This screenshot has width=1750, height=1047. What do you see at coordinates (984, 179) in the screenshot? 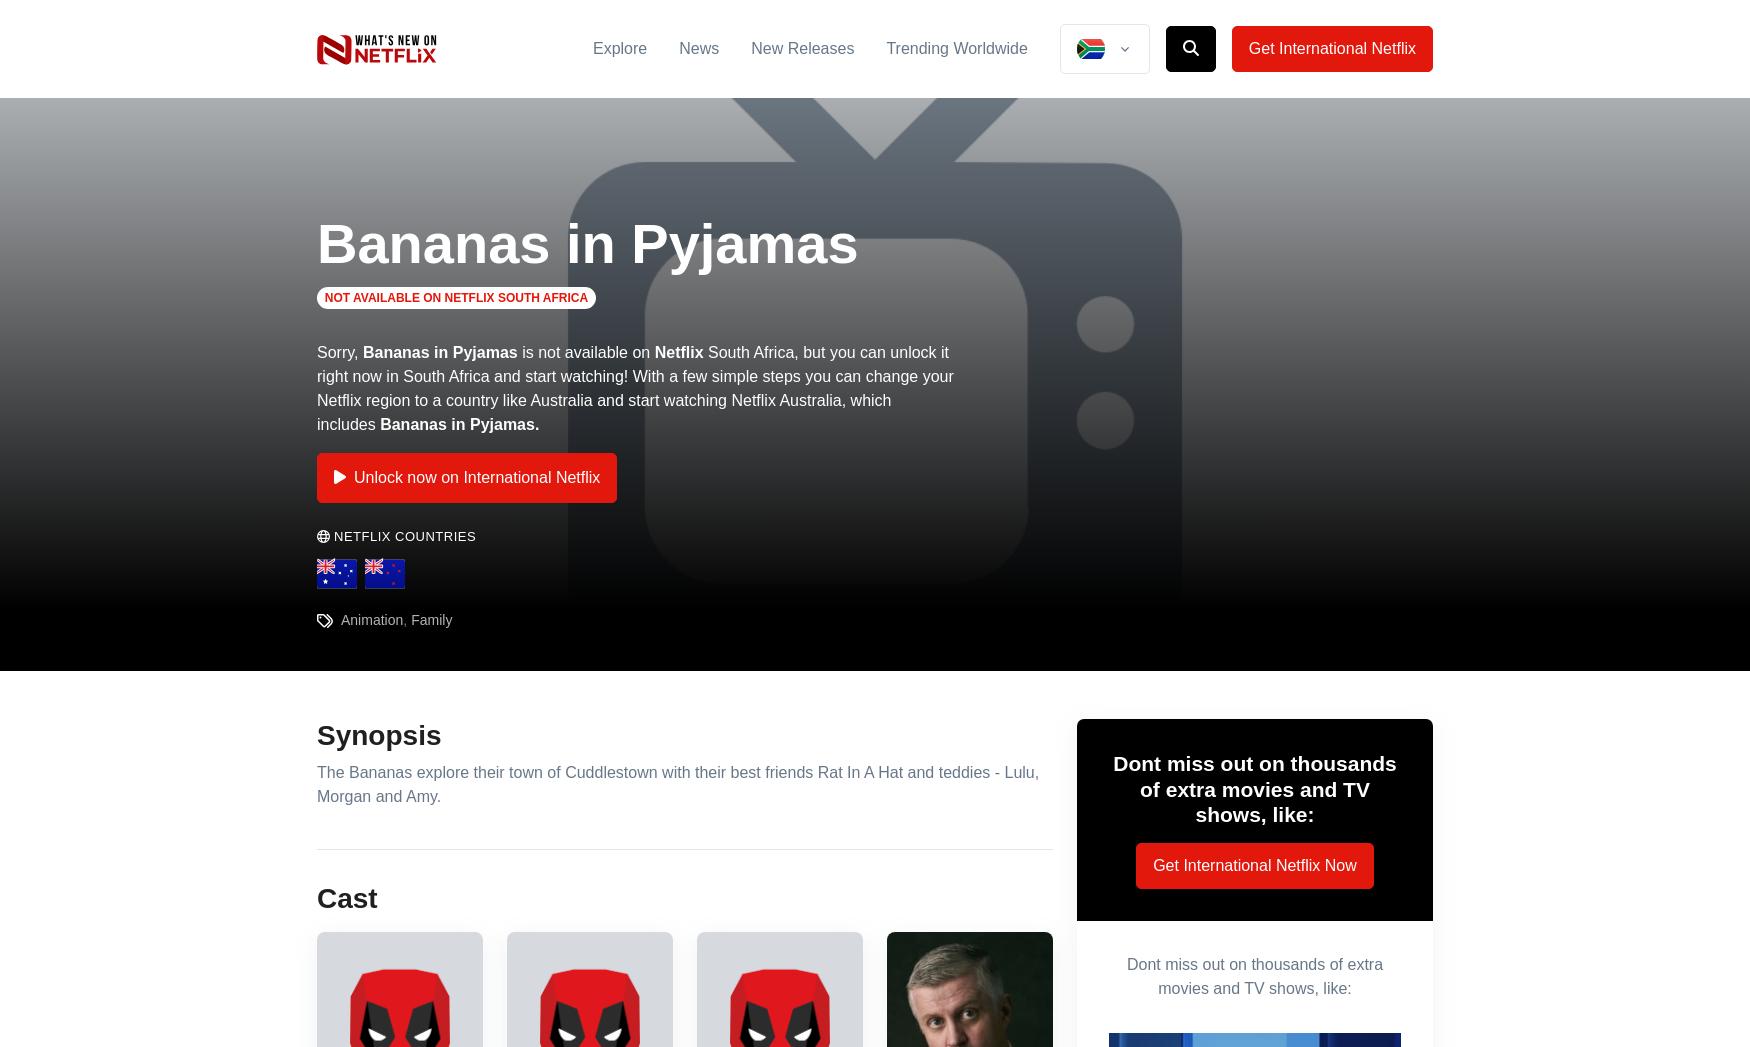
I see `'2012-06-26'` at bounding box center [984, 179].